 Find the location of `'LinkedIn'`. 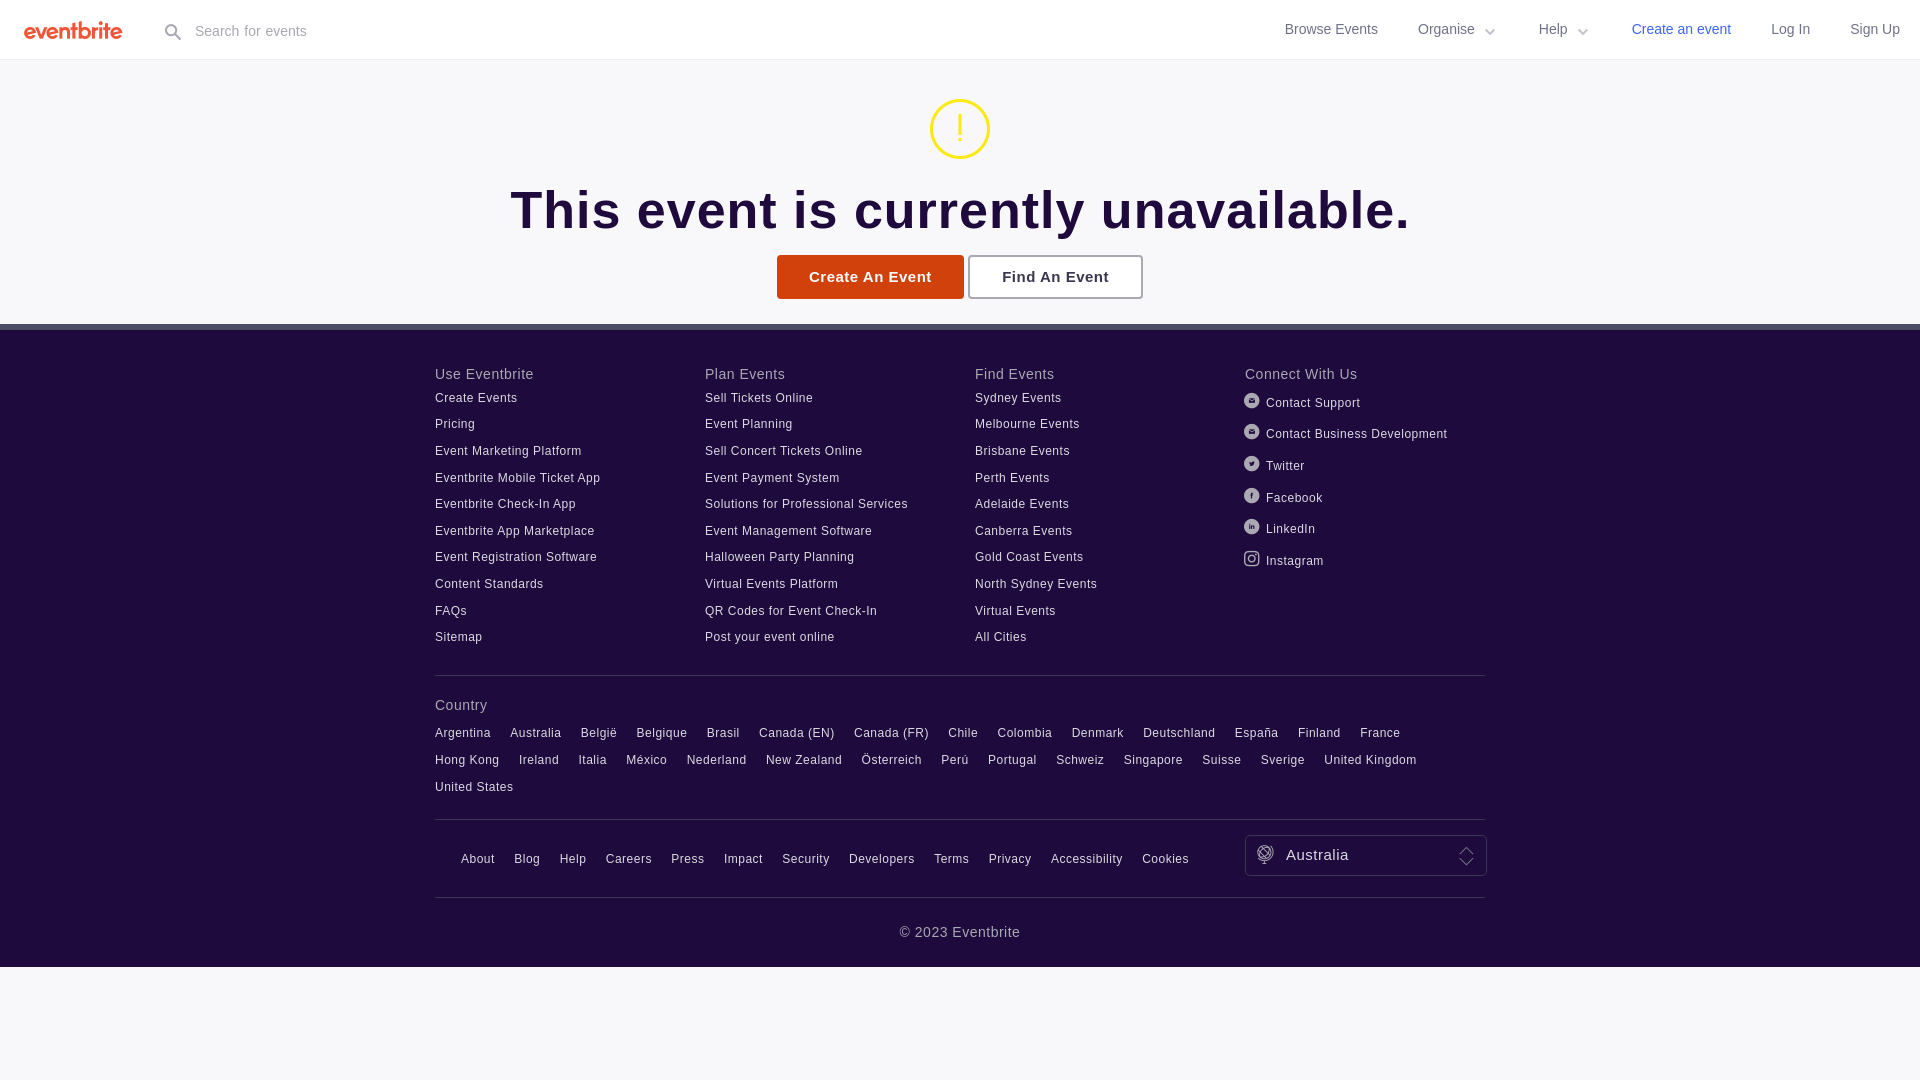

'LinkedIn' is located at coordinates (1290, 527).